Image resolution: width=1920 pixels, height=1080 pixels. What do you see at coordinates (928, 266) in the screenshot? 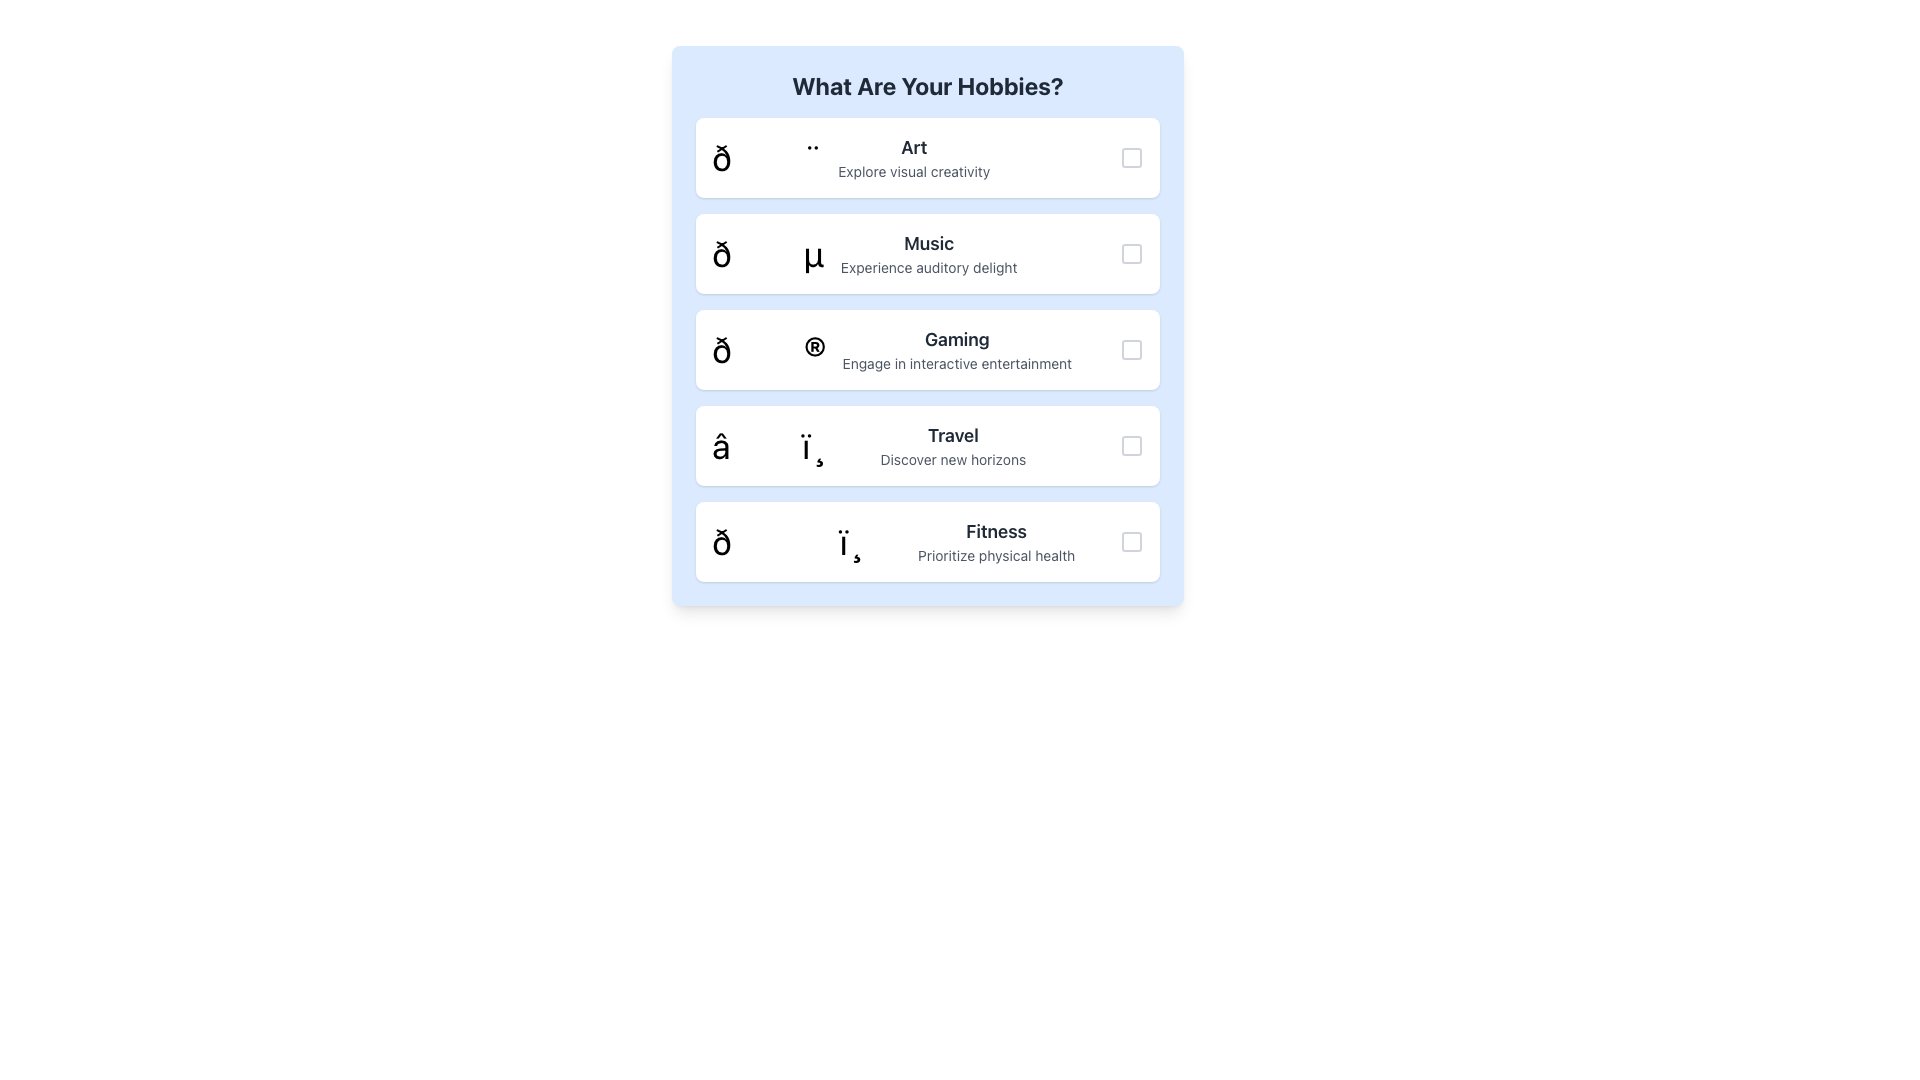
I see `the descriptive text label for the 'Music' section located below the 'Music' header in the 'What Are Your Hobbies?' list` at bounding box center [928, 266].